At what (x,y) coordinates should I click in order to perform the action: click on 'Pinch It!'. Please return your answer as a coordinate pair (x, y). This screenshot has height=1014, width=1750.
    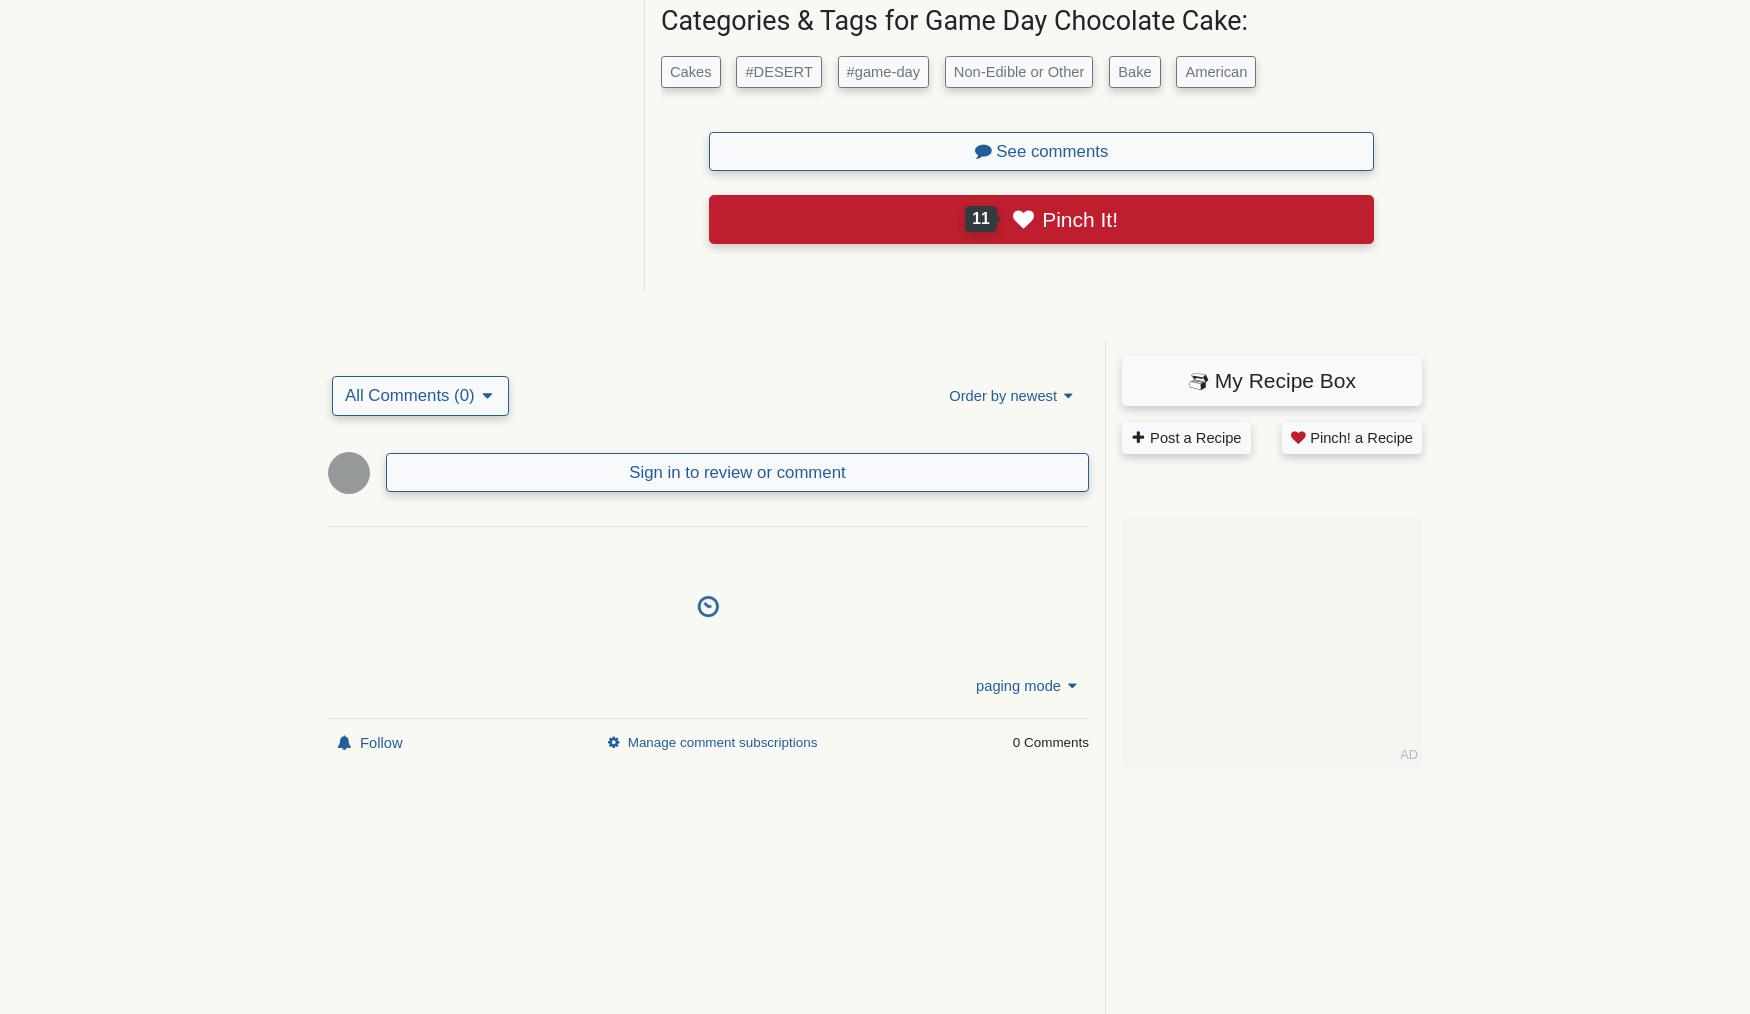
    Looking at the image, I should click on (1079, 217).